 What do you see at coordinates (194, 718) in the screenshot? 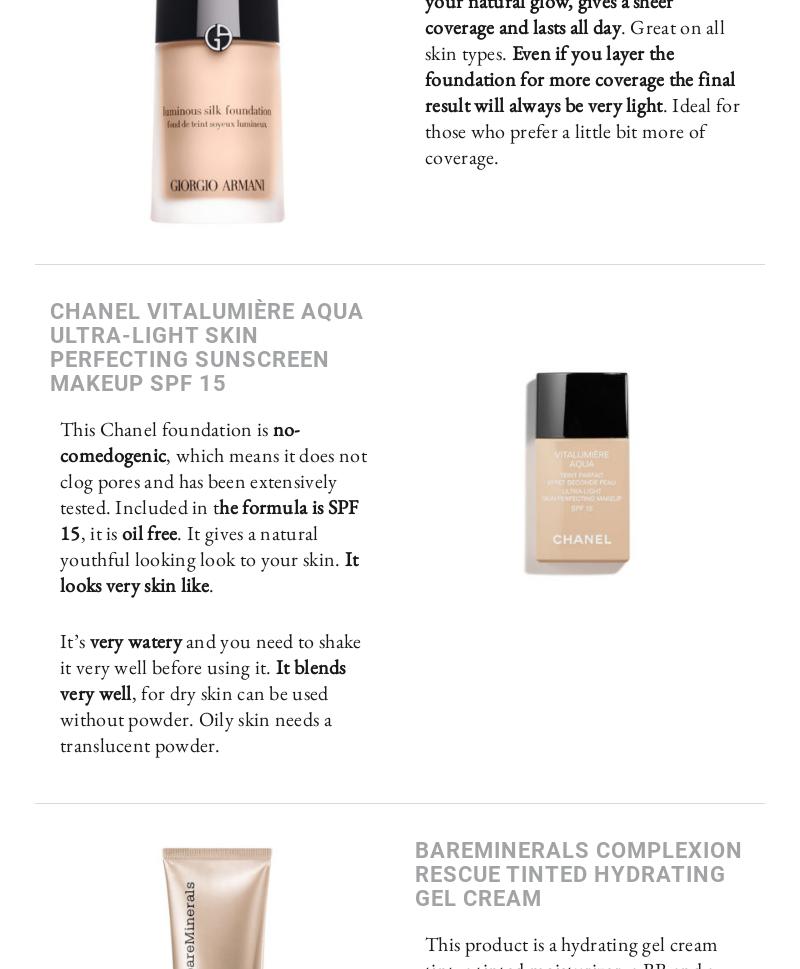
I see `', for dry skin can be used without powder. Oily skin needs a translucent powder.'` at bounding box center [194, 718].